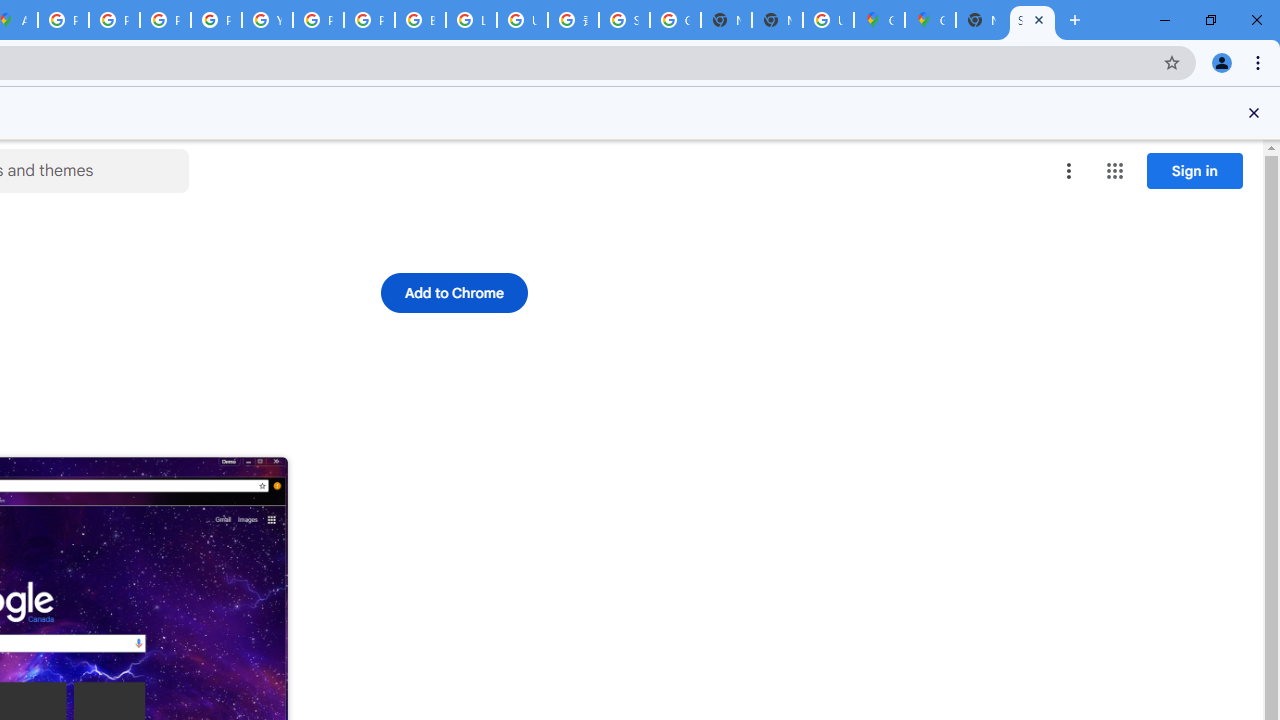 The width and height of the screenshot is (1280, 720). What do you see at coordinates (1220, 61) in the screenshot?
I see `'You'` at bounding box center [1220, 61].